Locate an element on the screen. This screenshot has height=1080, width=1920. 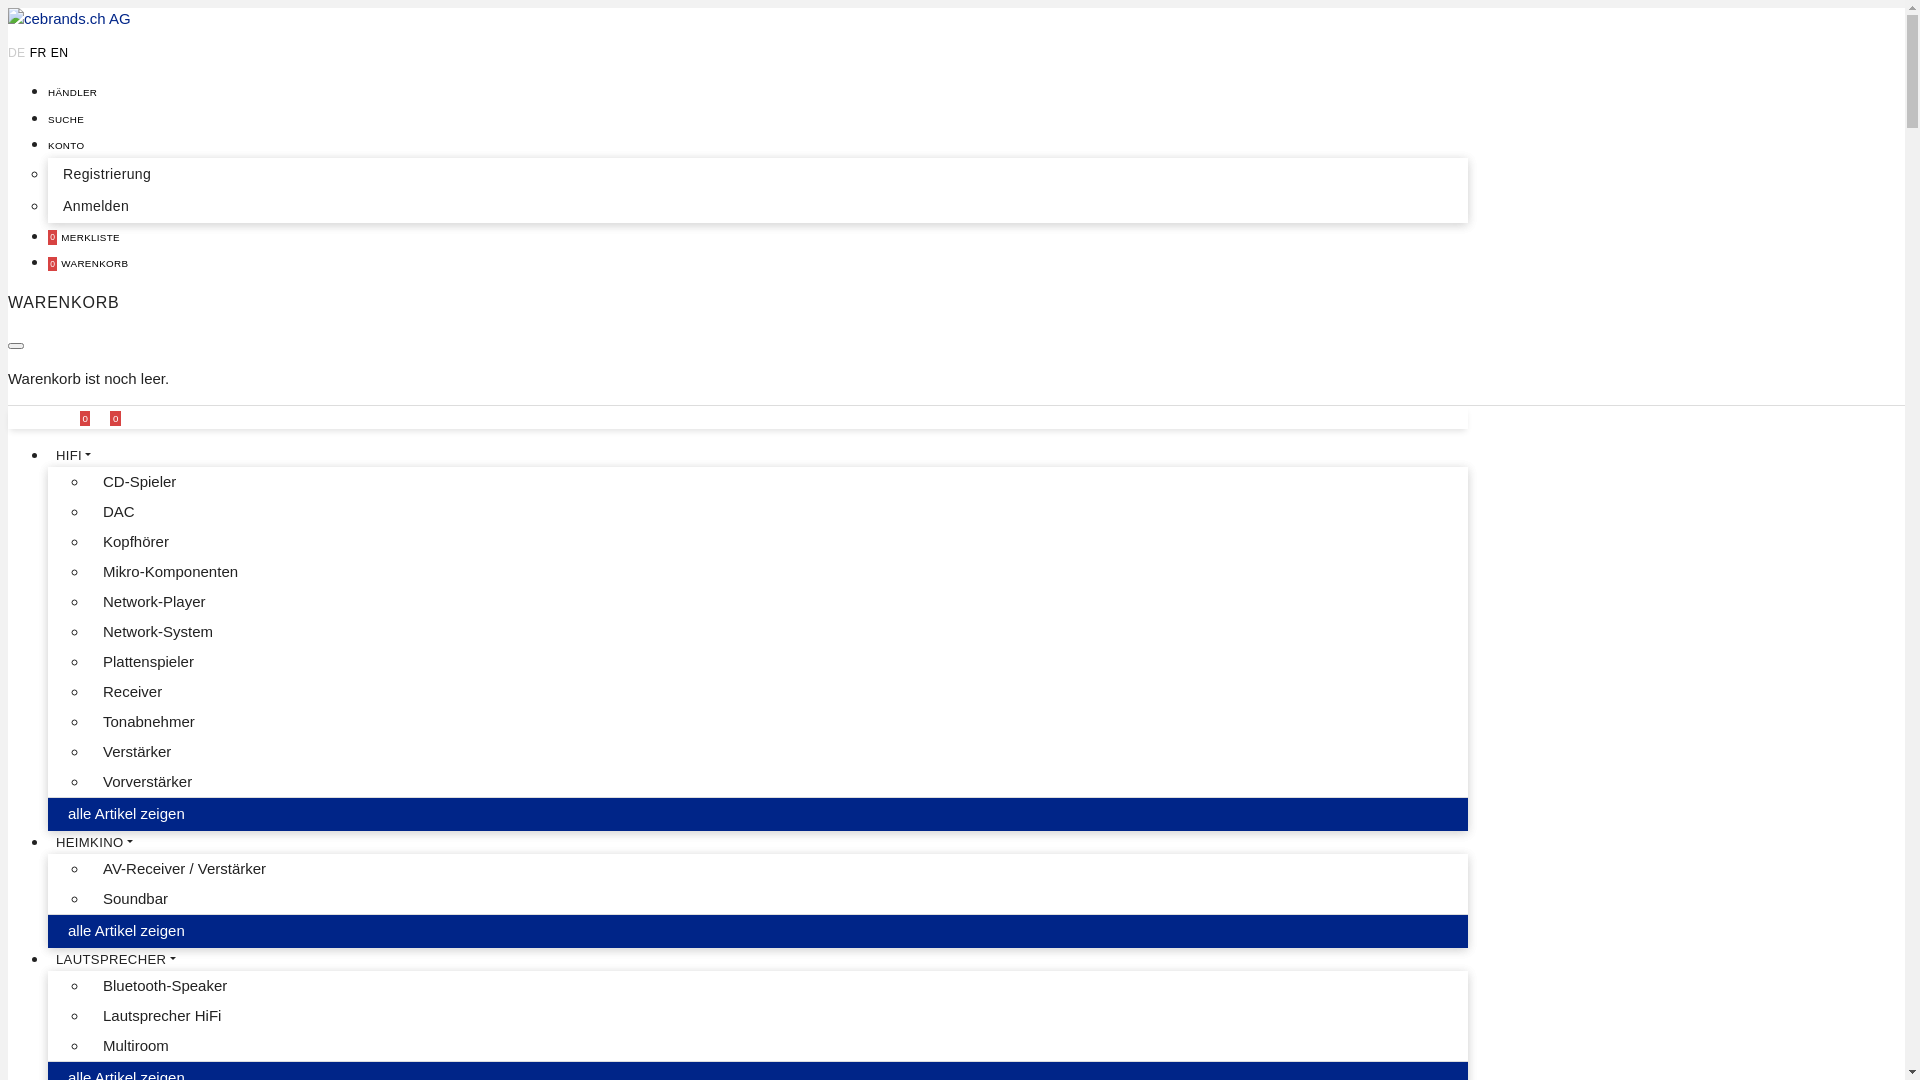
'Network-Player' is located at coordinates (202, 600).